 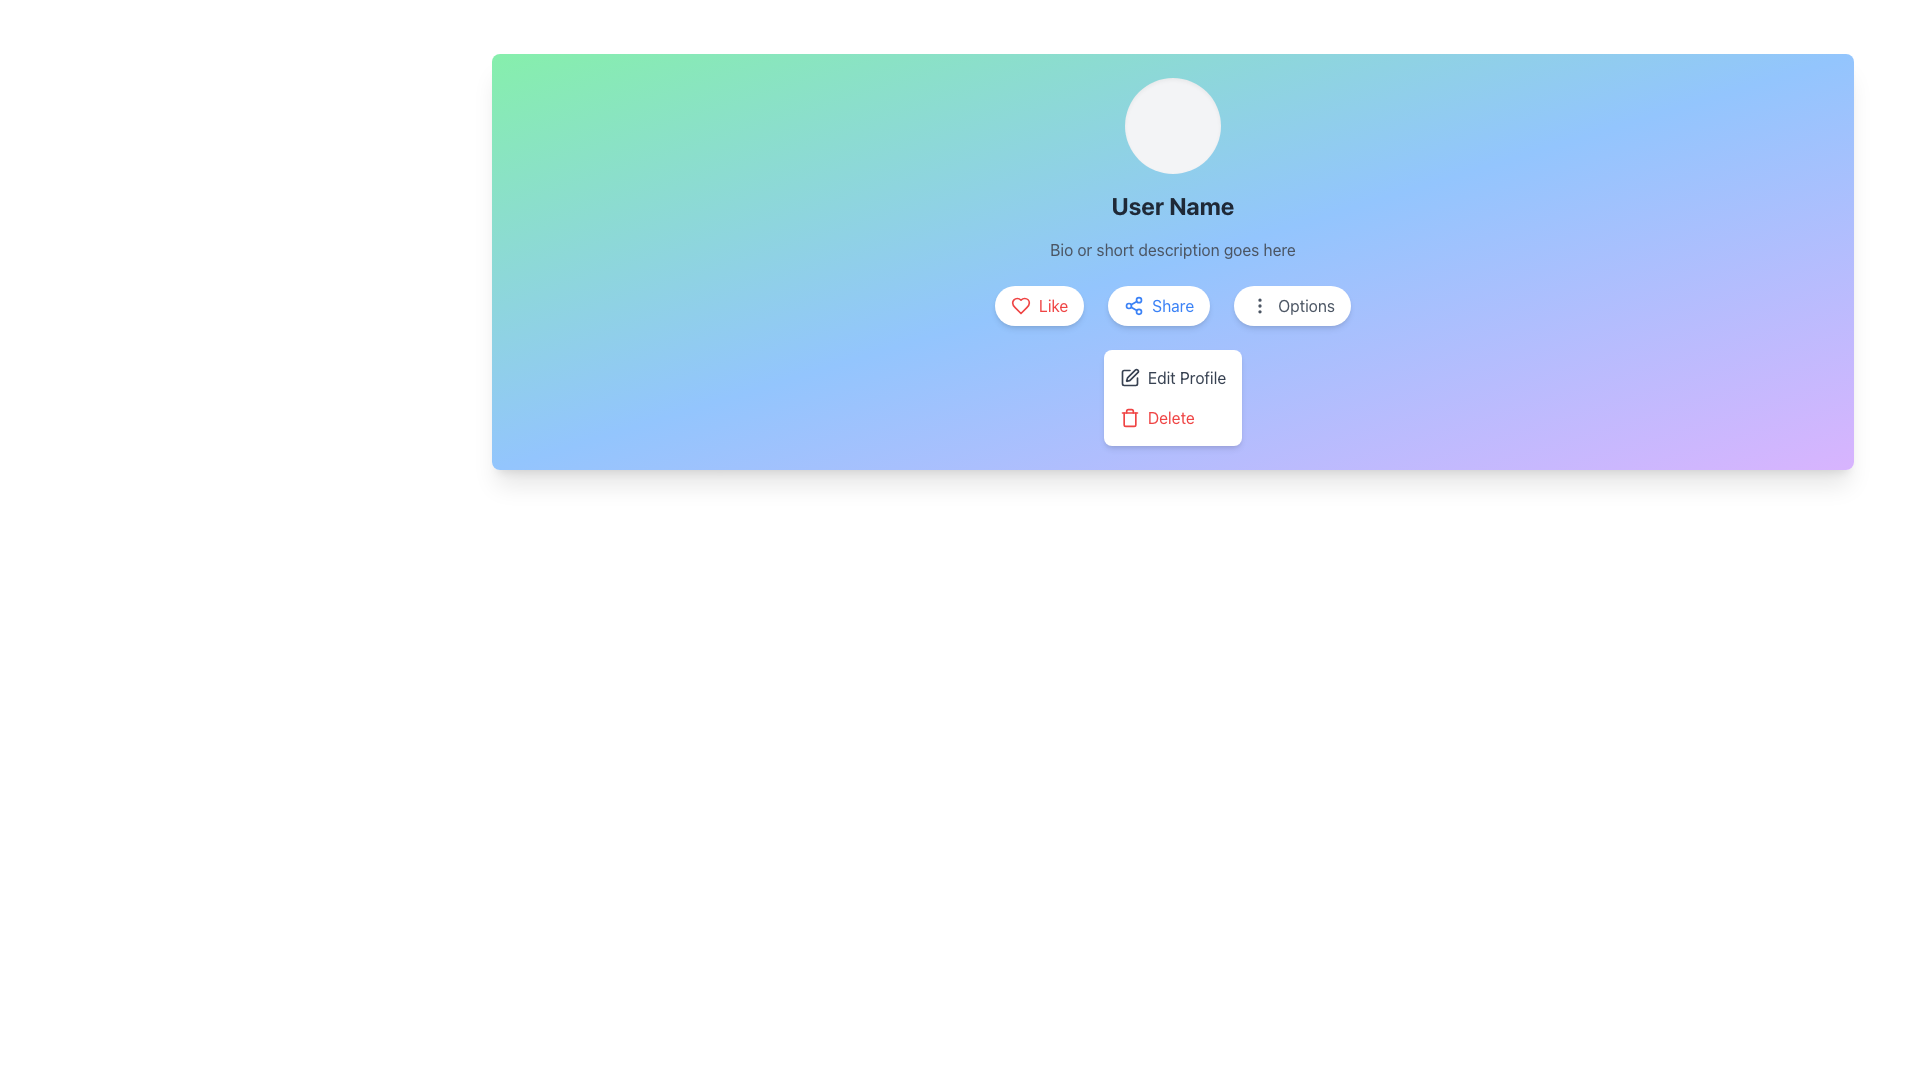 What do you see at coordinates (1259, 305) in the screenshot?
I see `the ellipsis icon` at bounding box center [1259, 305].